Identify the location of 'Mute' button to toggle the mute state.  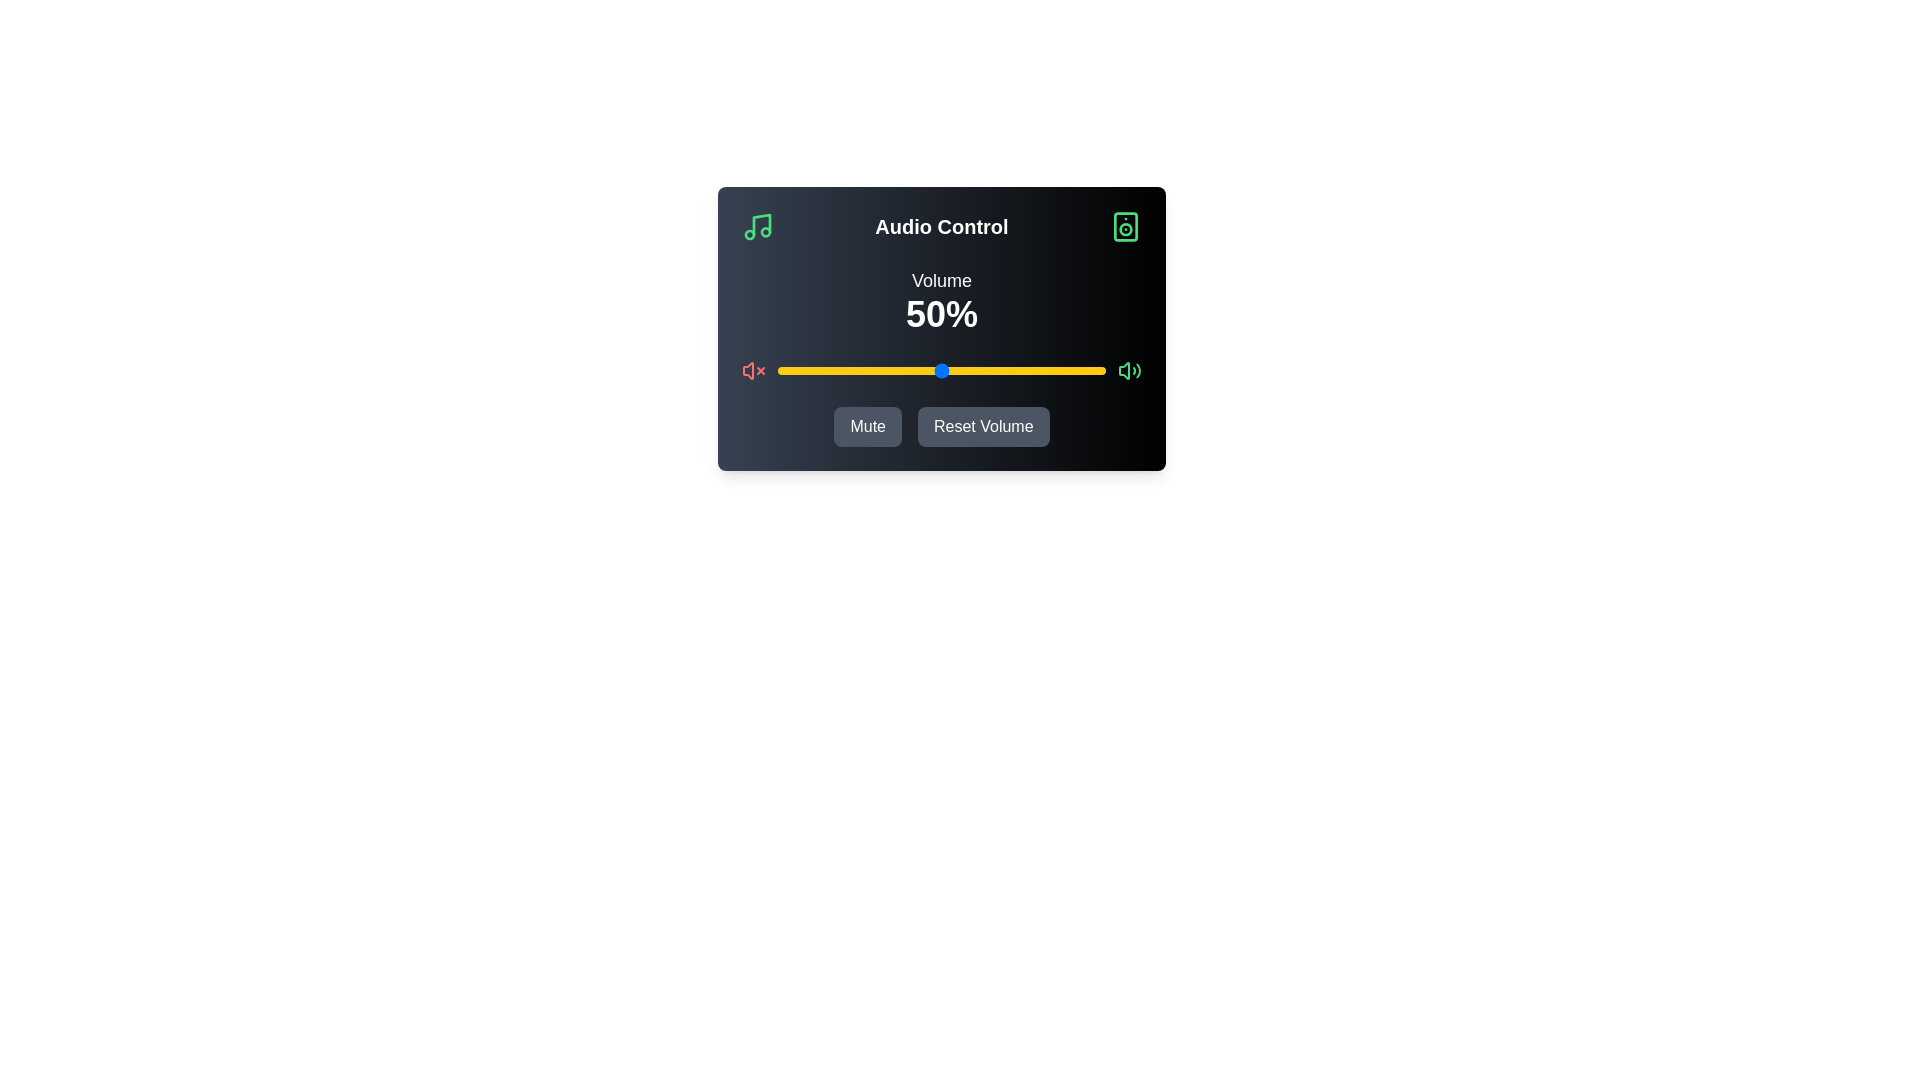
(868, 426).